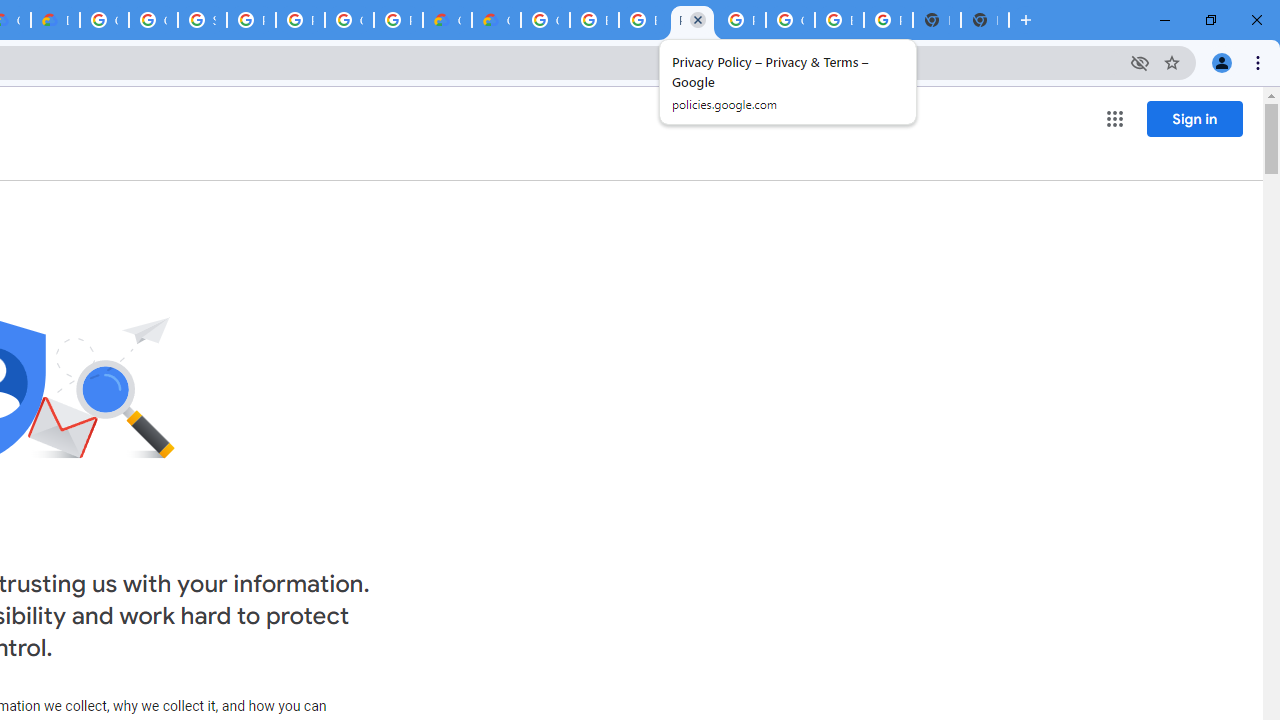 The height and width of the screenshot is (720, 1280). I want to click on 'Sign in - Google Accounts', so click(202, 20).